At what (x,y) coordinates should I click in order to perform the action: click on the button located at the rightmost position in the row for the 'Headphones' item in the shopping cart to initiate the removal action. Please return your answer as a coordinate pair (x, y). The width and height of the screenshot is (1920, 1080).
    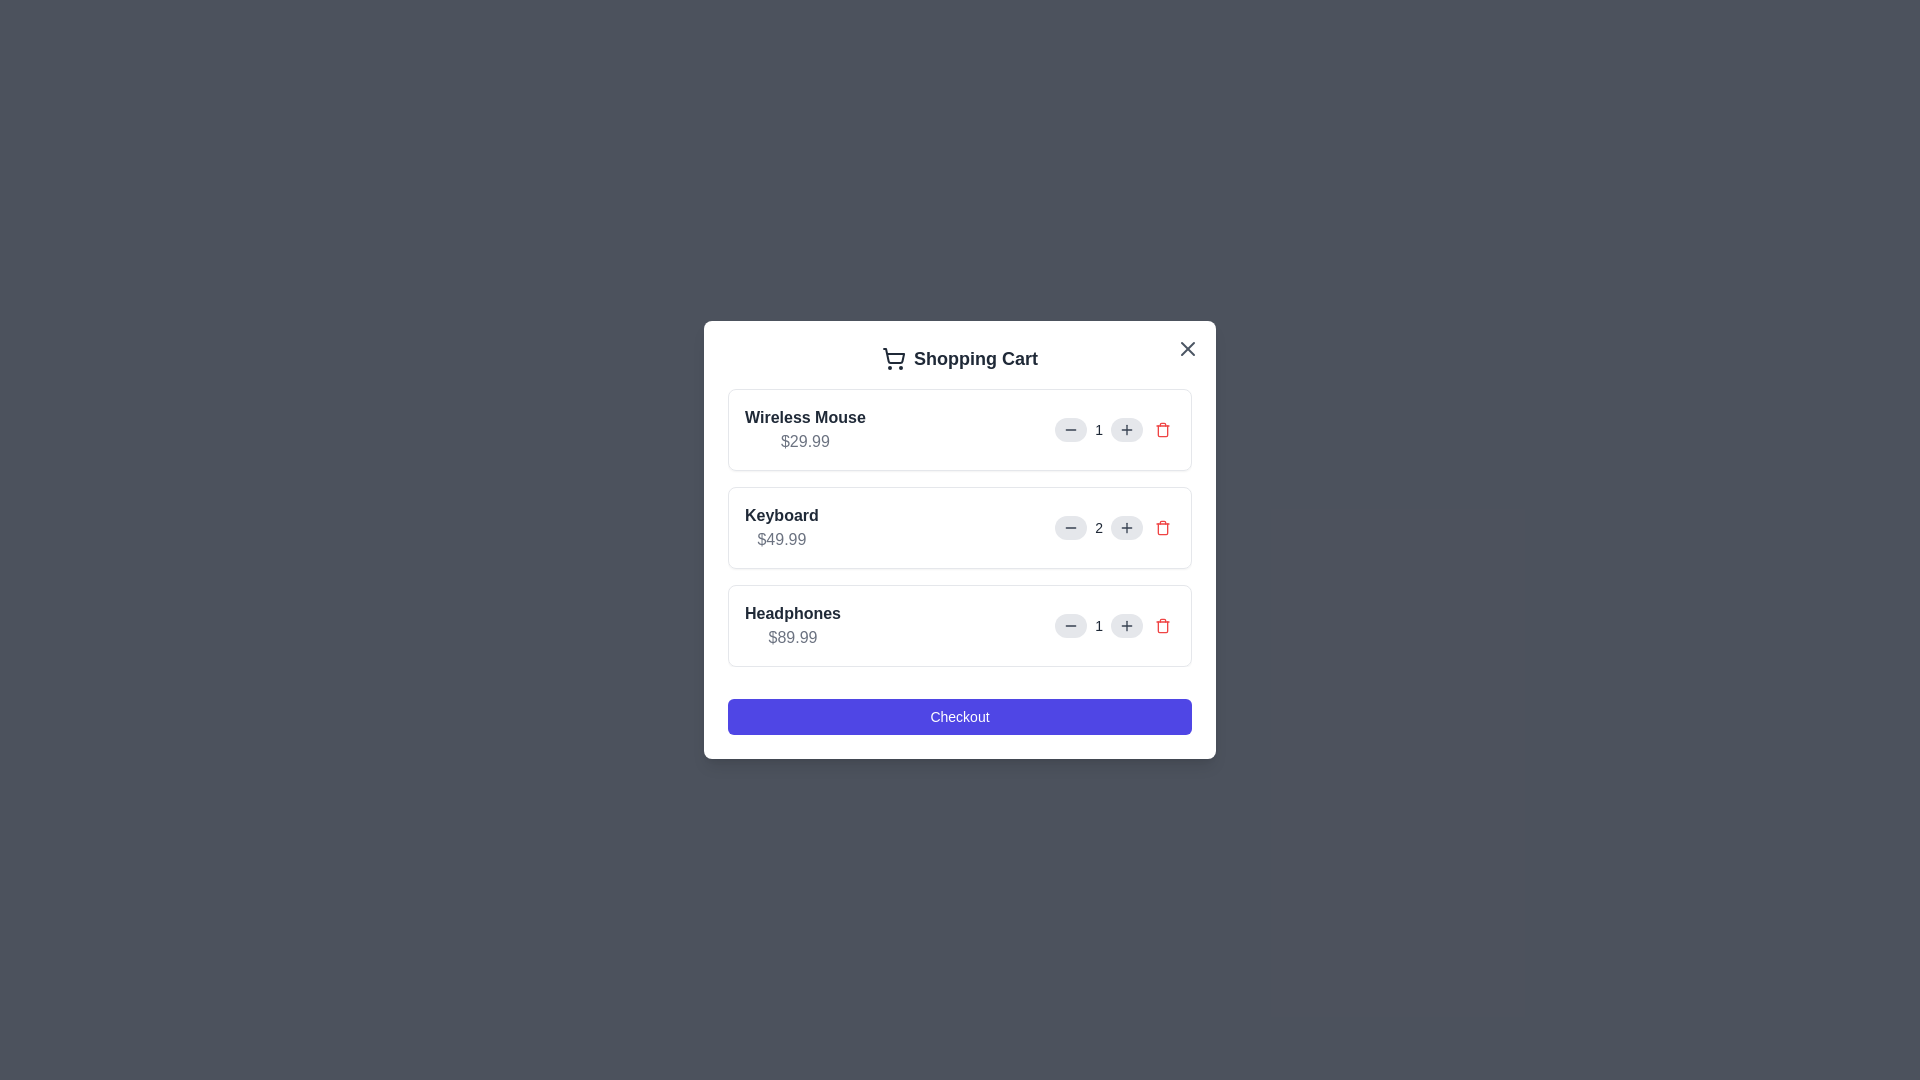
    Looking at the image, I should click on (1162, 624).